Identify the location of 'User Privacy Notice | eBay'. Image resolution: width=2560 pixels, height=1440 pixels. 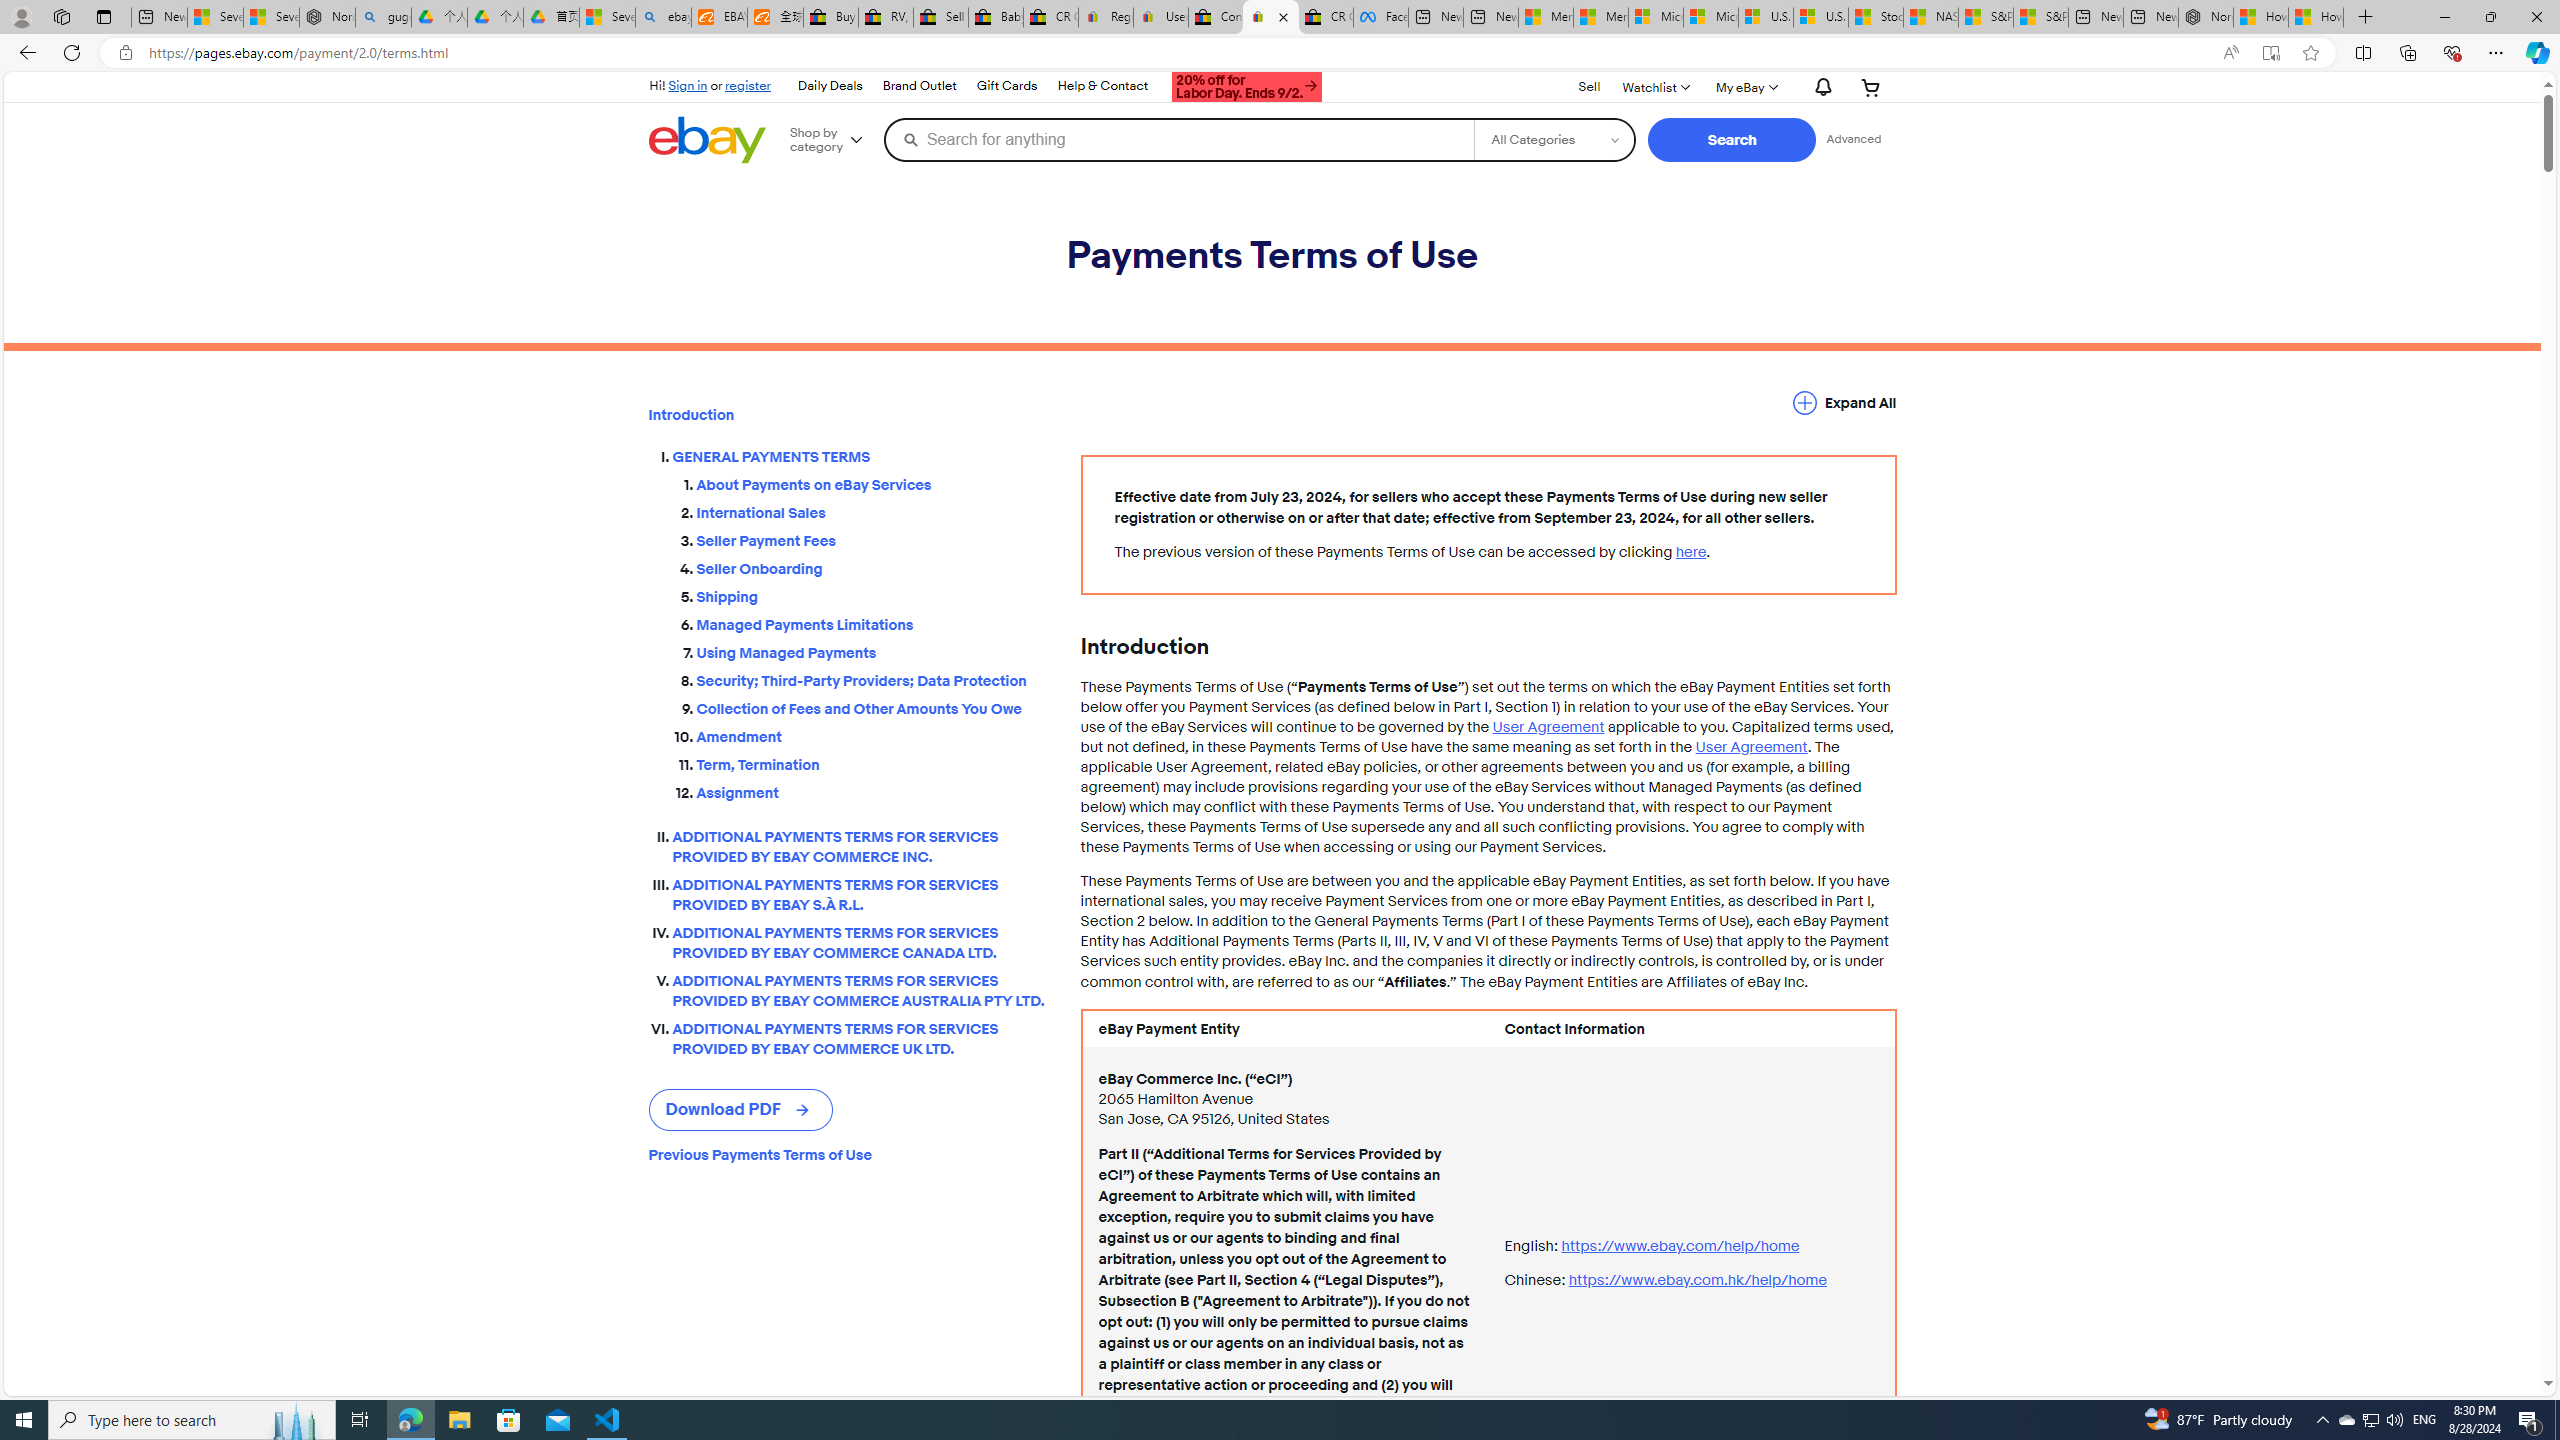
(1159, 16).